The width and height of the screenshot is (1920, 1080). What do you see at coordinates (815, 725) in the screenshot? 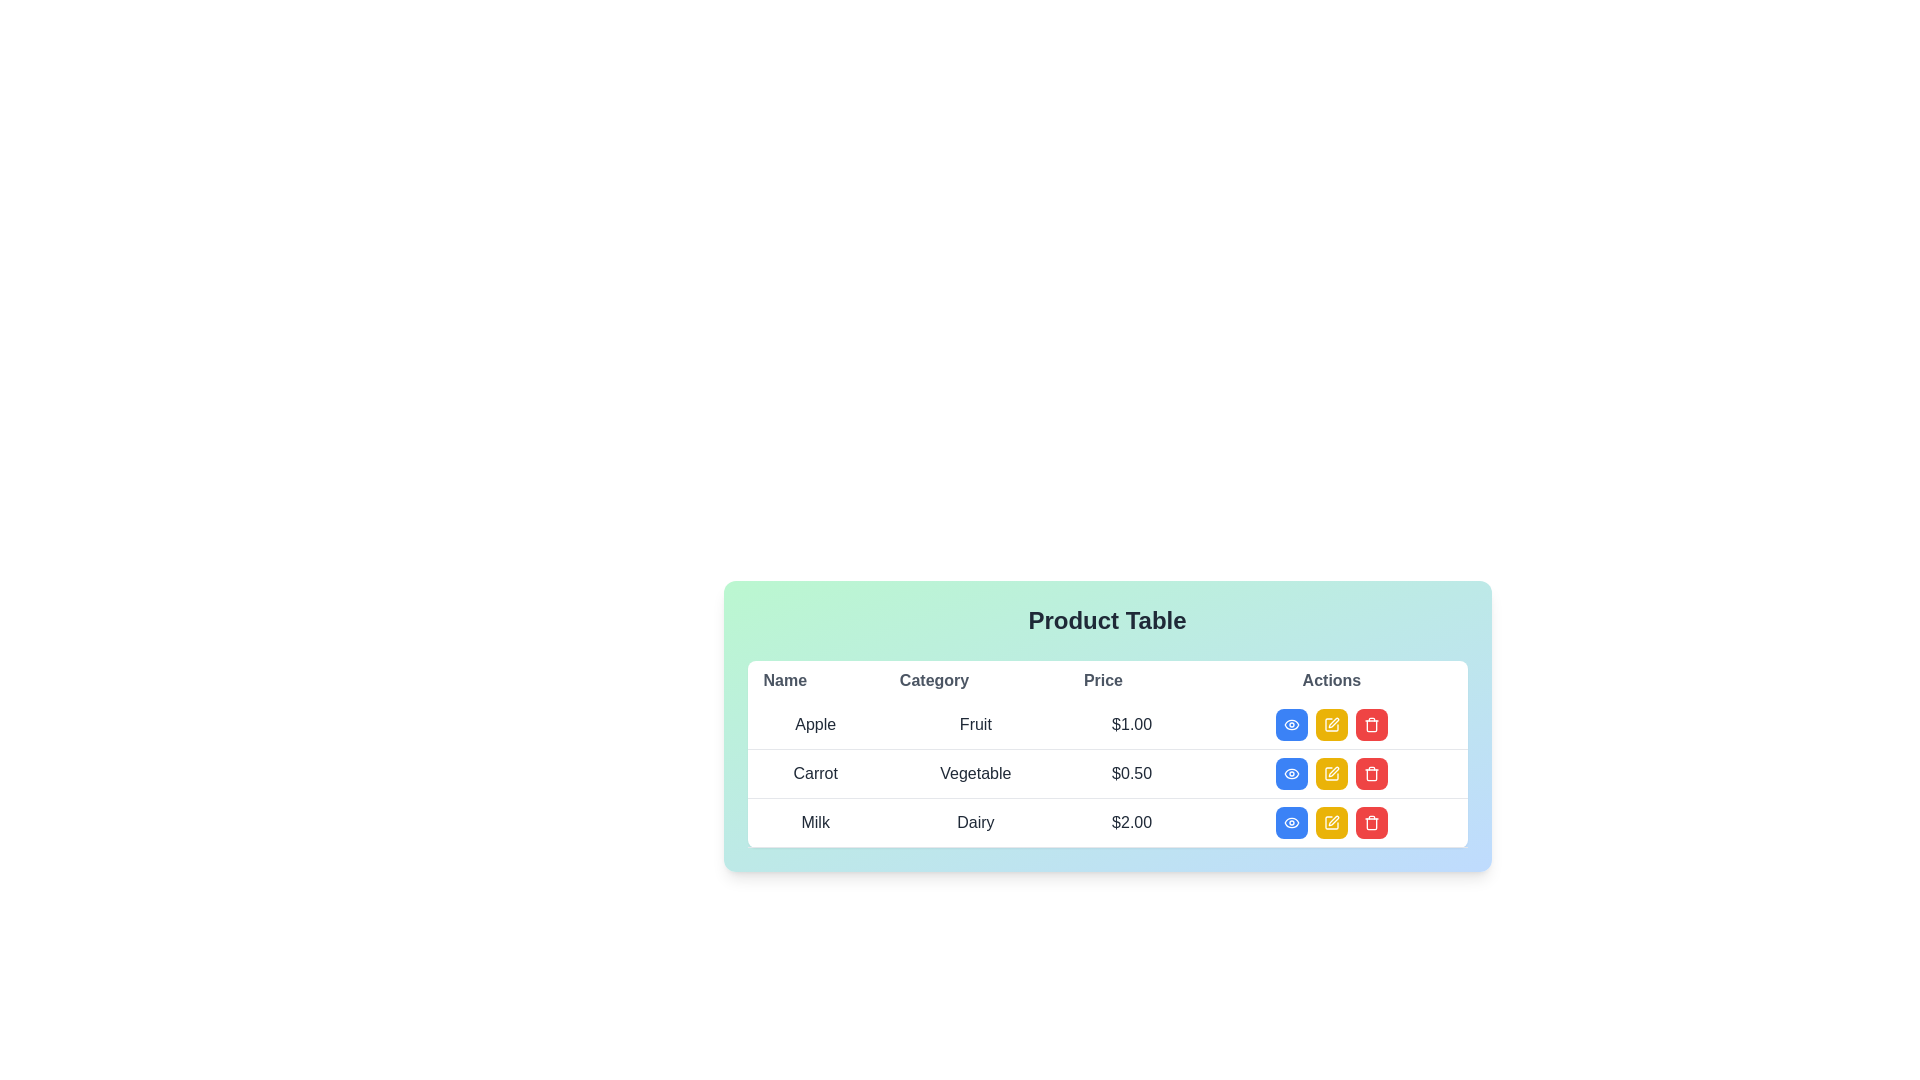
I see `text label 'Apple' located in the 'Name' column of the data table, which is part of the first data row and adjacent to the 'Category' and 'Price' columns` at bounding box center [815, 725].